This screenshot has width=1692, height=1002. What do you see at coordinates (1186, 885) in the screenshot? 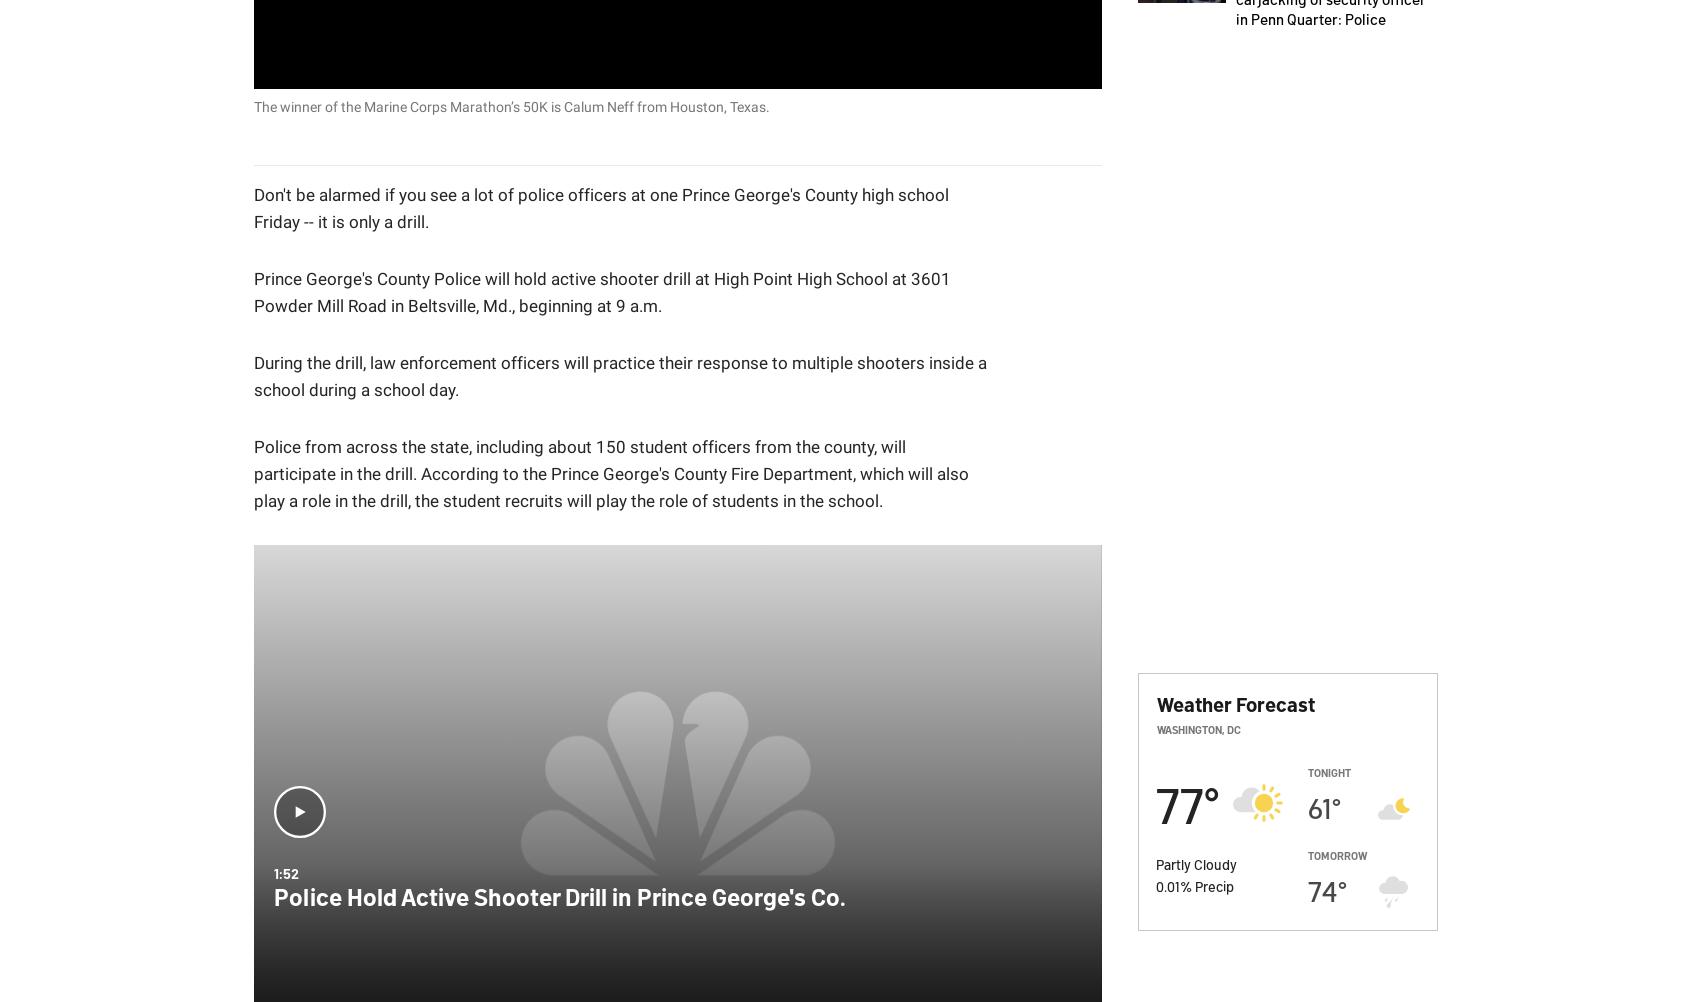
I see `'%'` at bounding box center [1186, 885].